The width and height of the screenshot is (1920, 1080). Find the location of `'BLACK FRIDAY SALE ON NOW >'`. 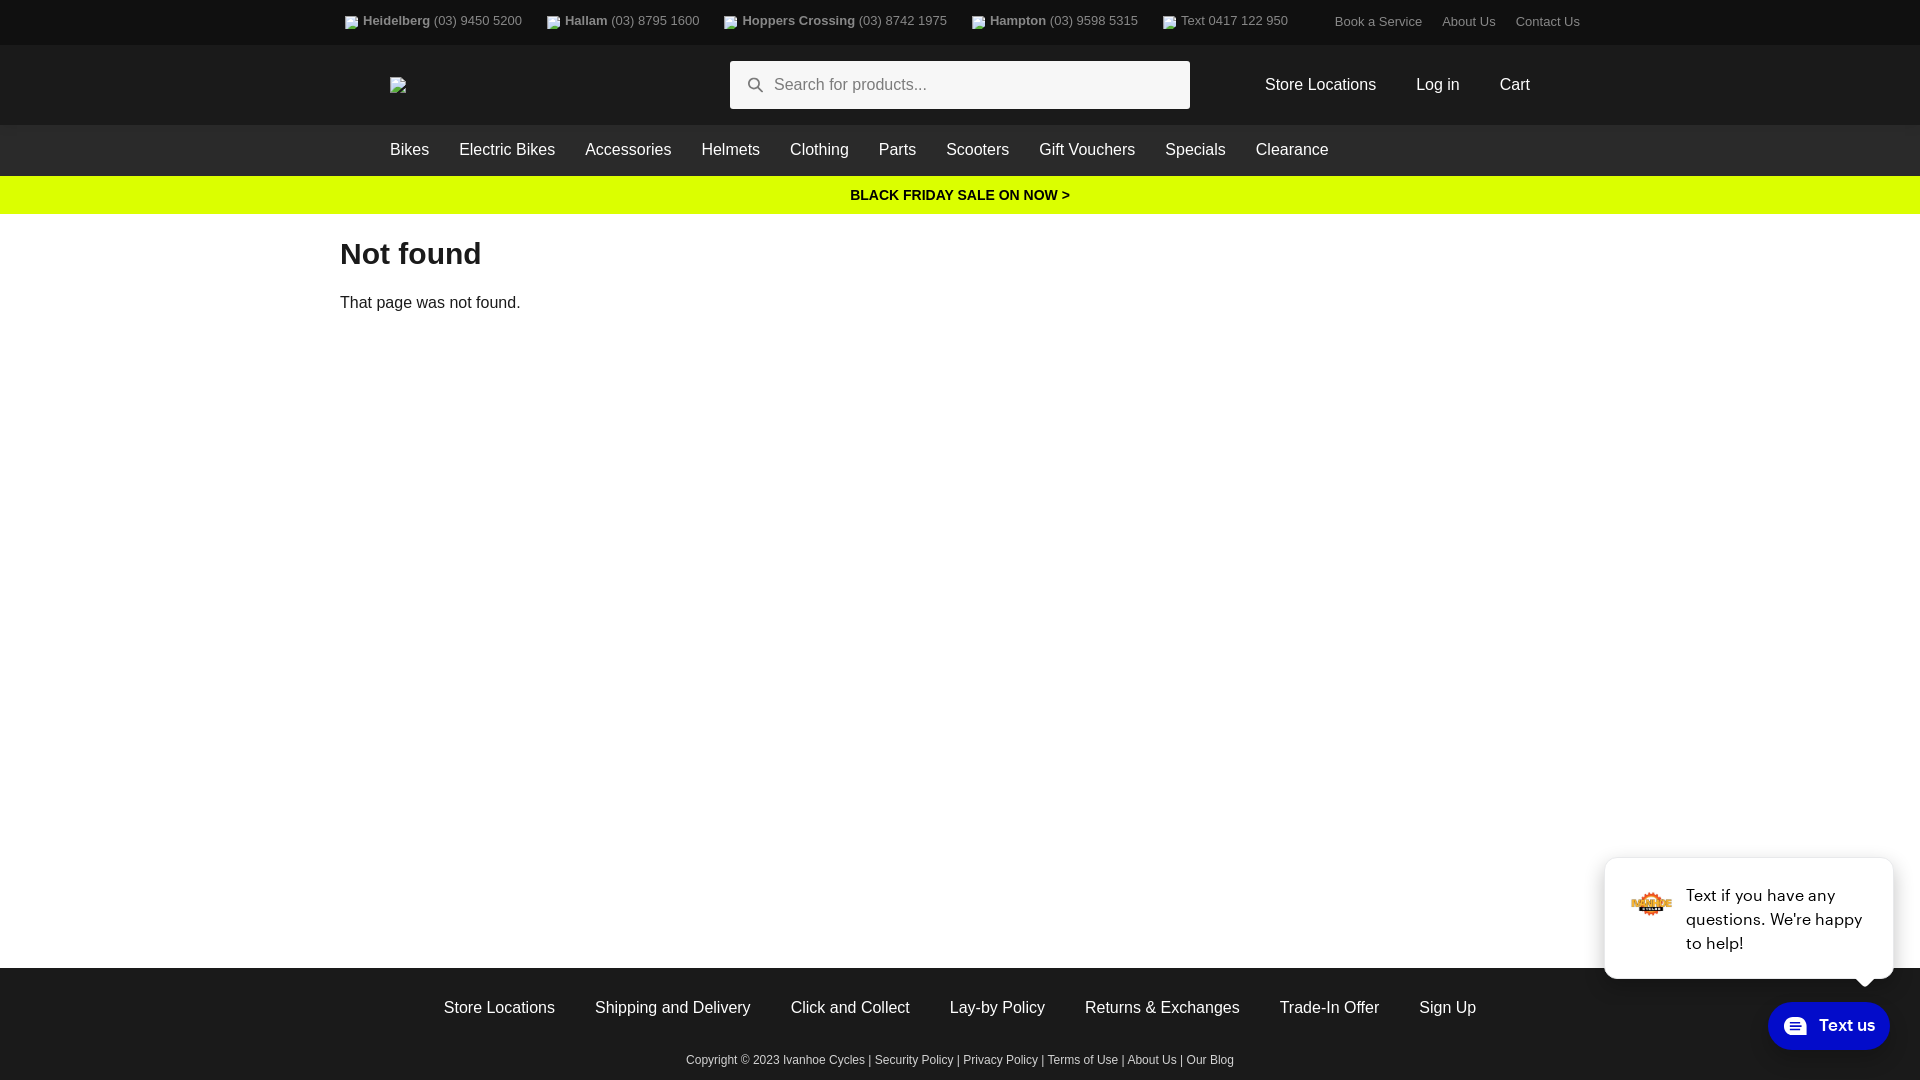

'BLACK FRIDAY SALE ON NOW >' is located at coordinates (960, 195).